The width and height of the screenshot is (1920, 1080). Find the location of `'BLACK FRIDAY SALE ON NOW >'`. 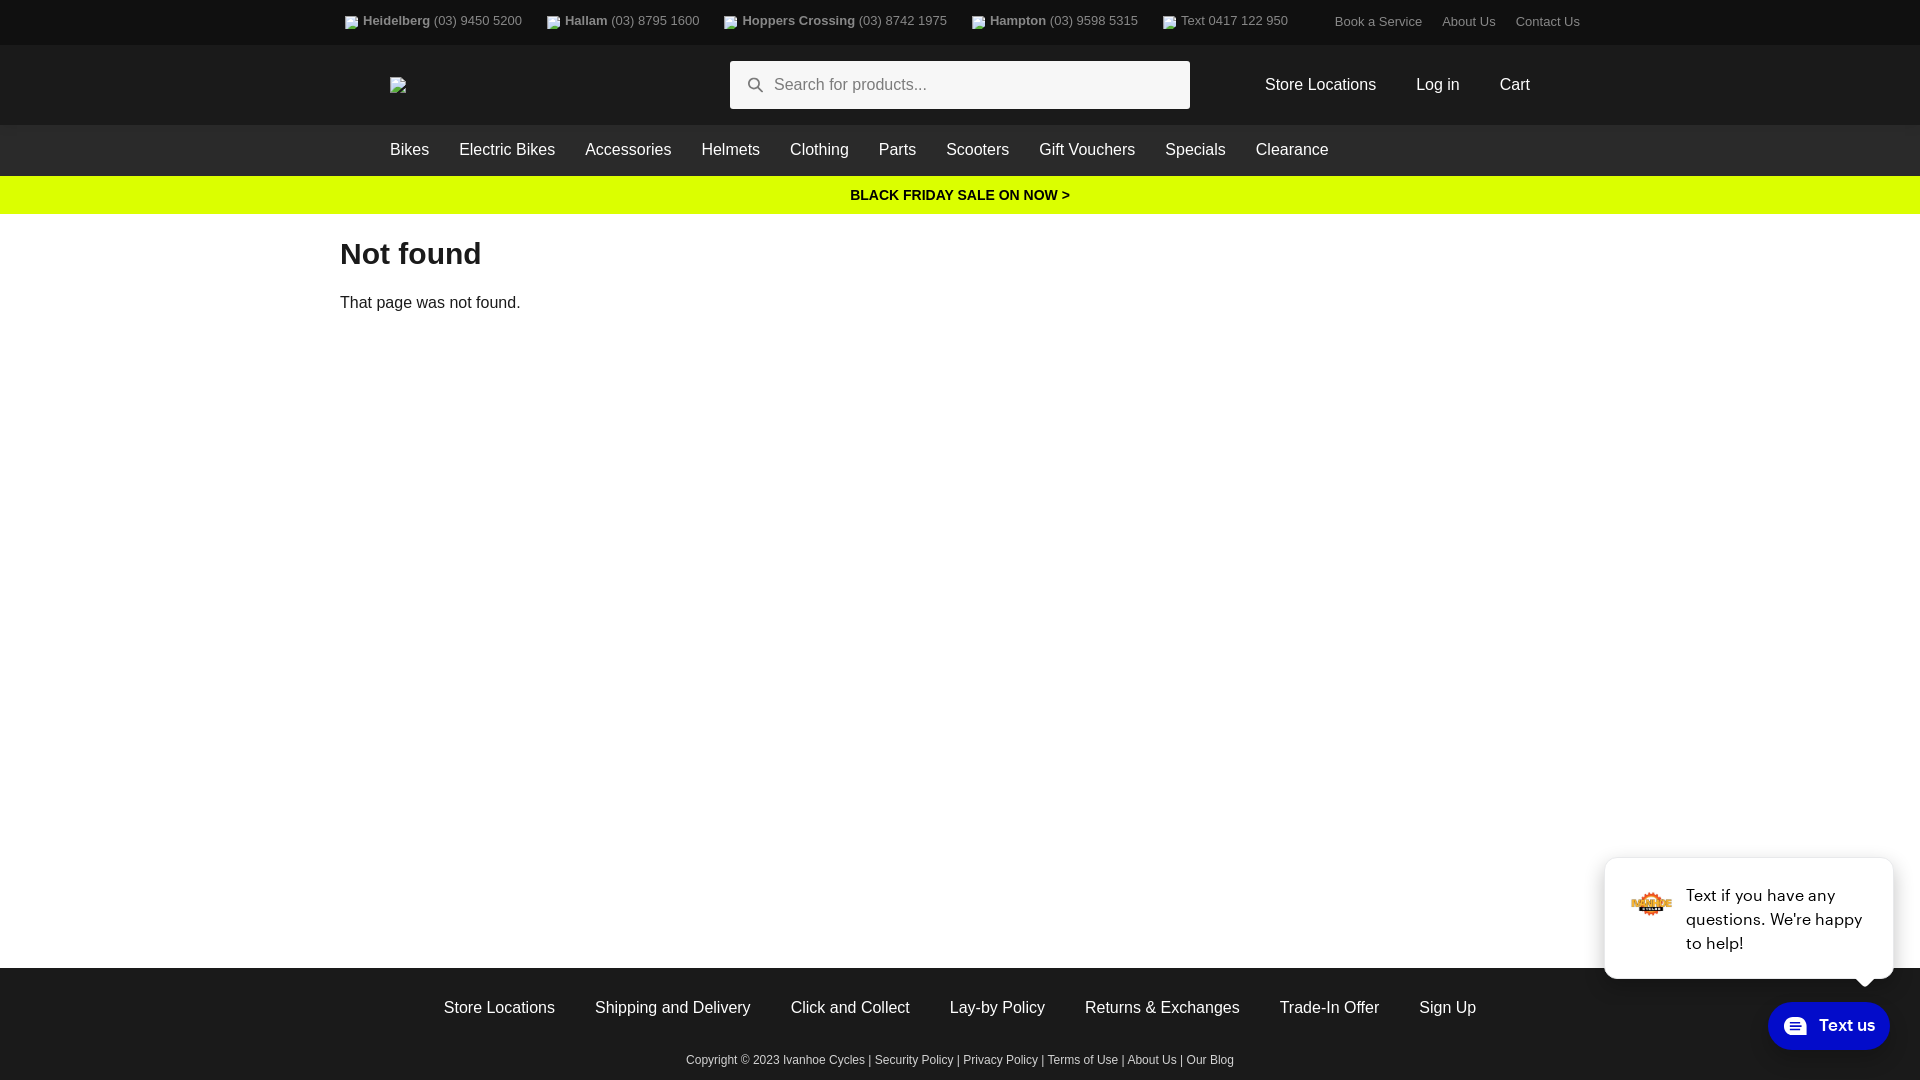

'BLACK FRIDAY SALE ON NOW >' is located at coordinates (960, 195).